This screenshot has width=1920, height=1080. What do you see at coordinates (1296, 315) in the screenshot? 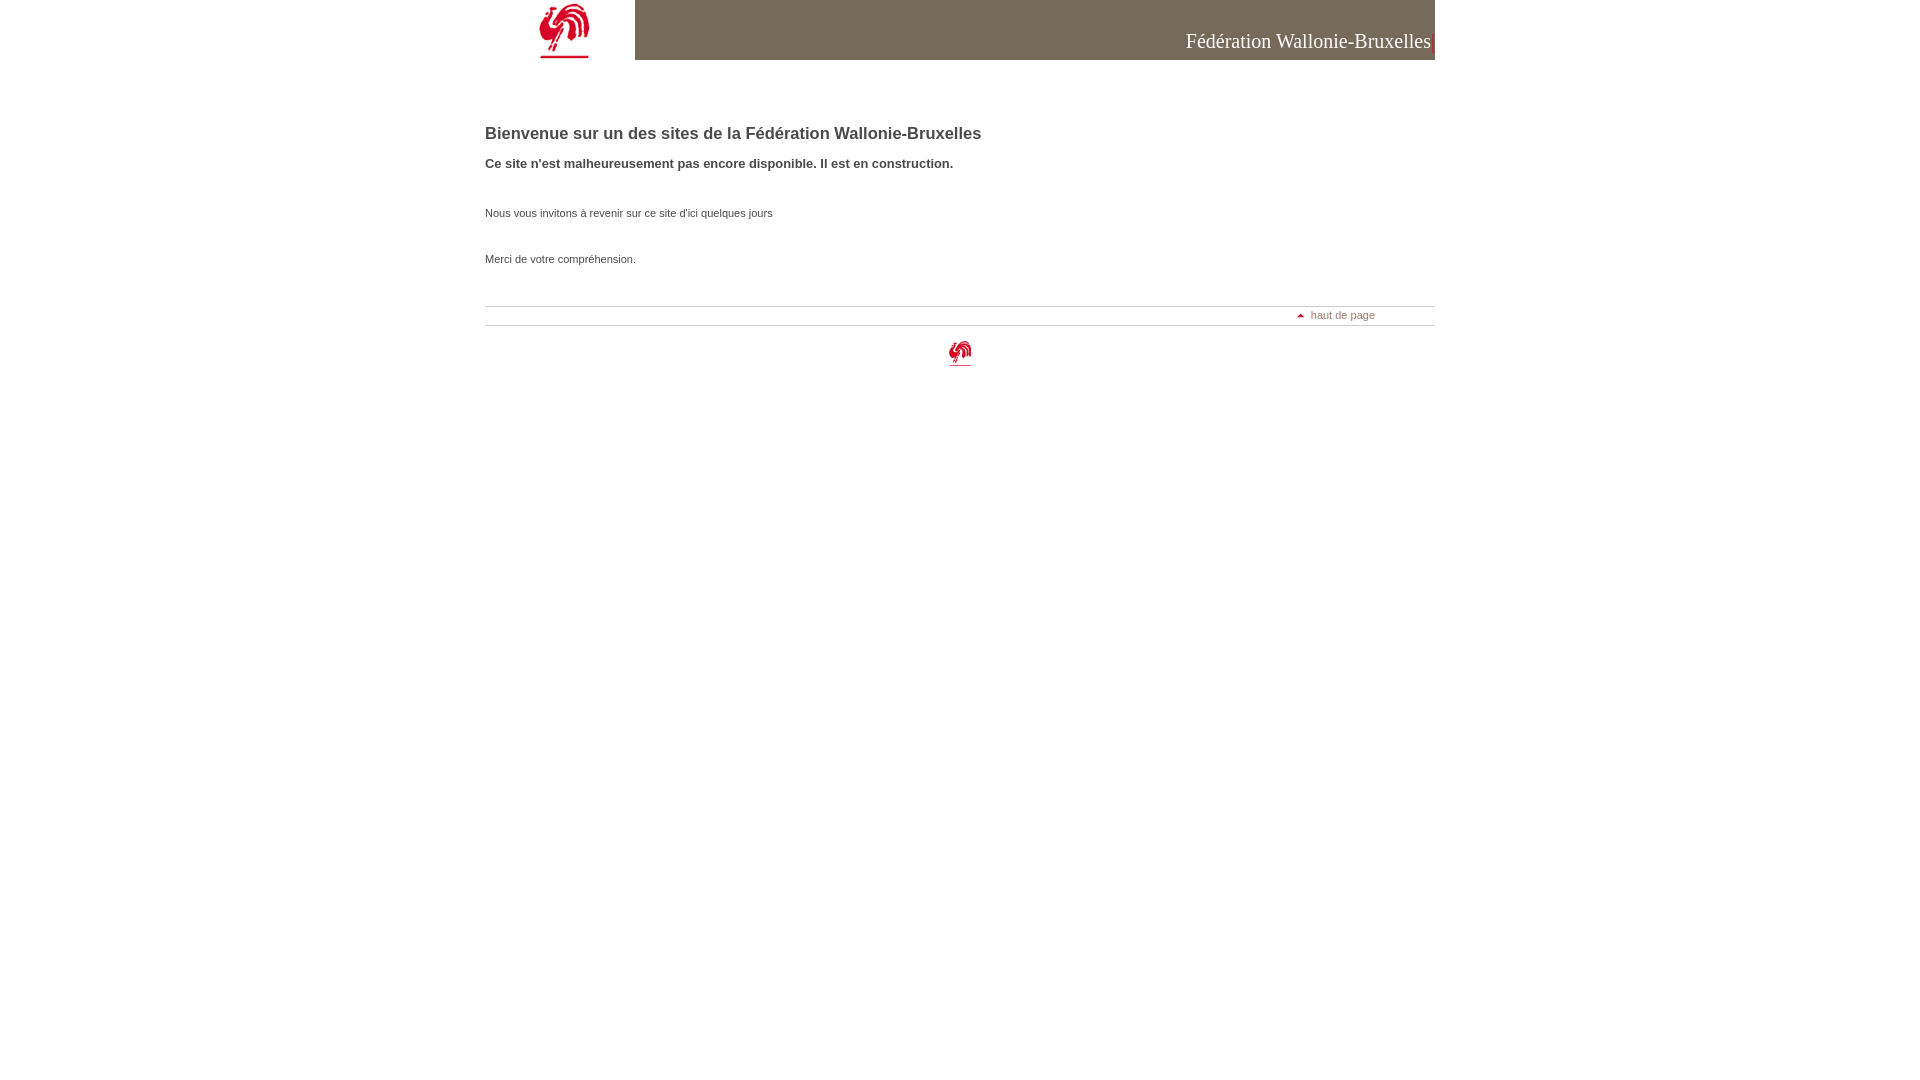
I see `'haut de page'` at bounding box center [1296, 315].